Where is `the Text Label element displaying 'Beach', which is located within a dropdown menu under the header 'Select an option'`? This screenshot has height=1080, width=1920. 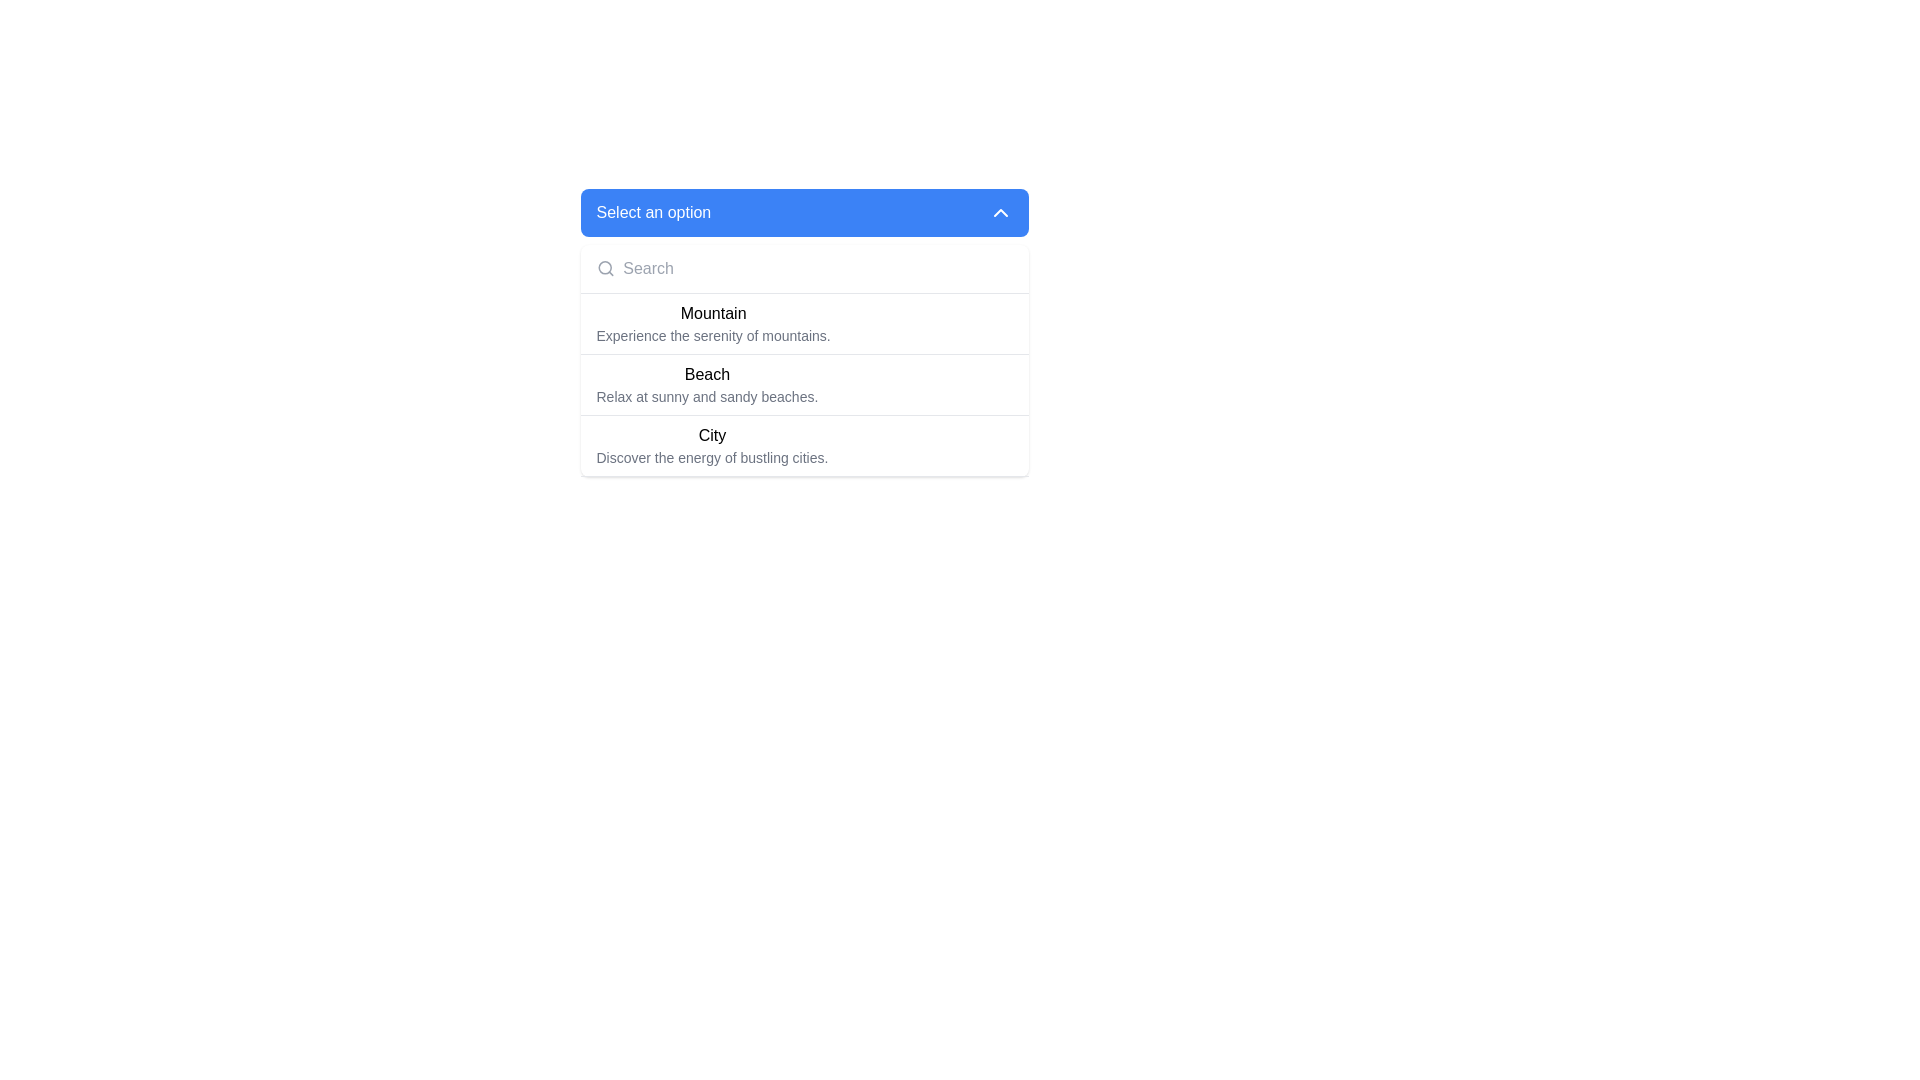
the Text Label element displaying 'Beach', which is located within a dropdown menu under the header 'Select an option' is located at coordinates (707, 374).